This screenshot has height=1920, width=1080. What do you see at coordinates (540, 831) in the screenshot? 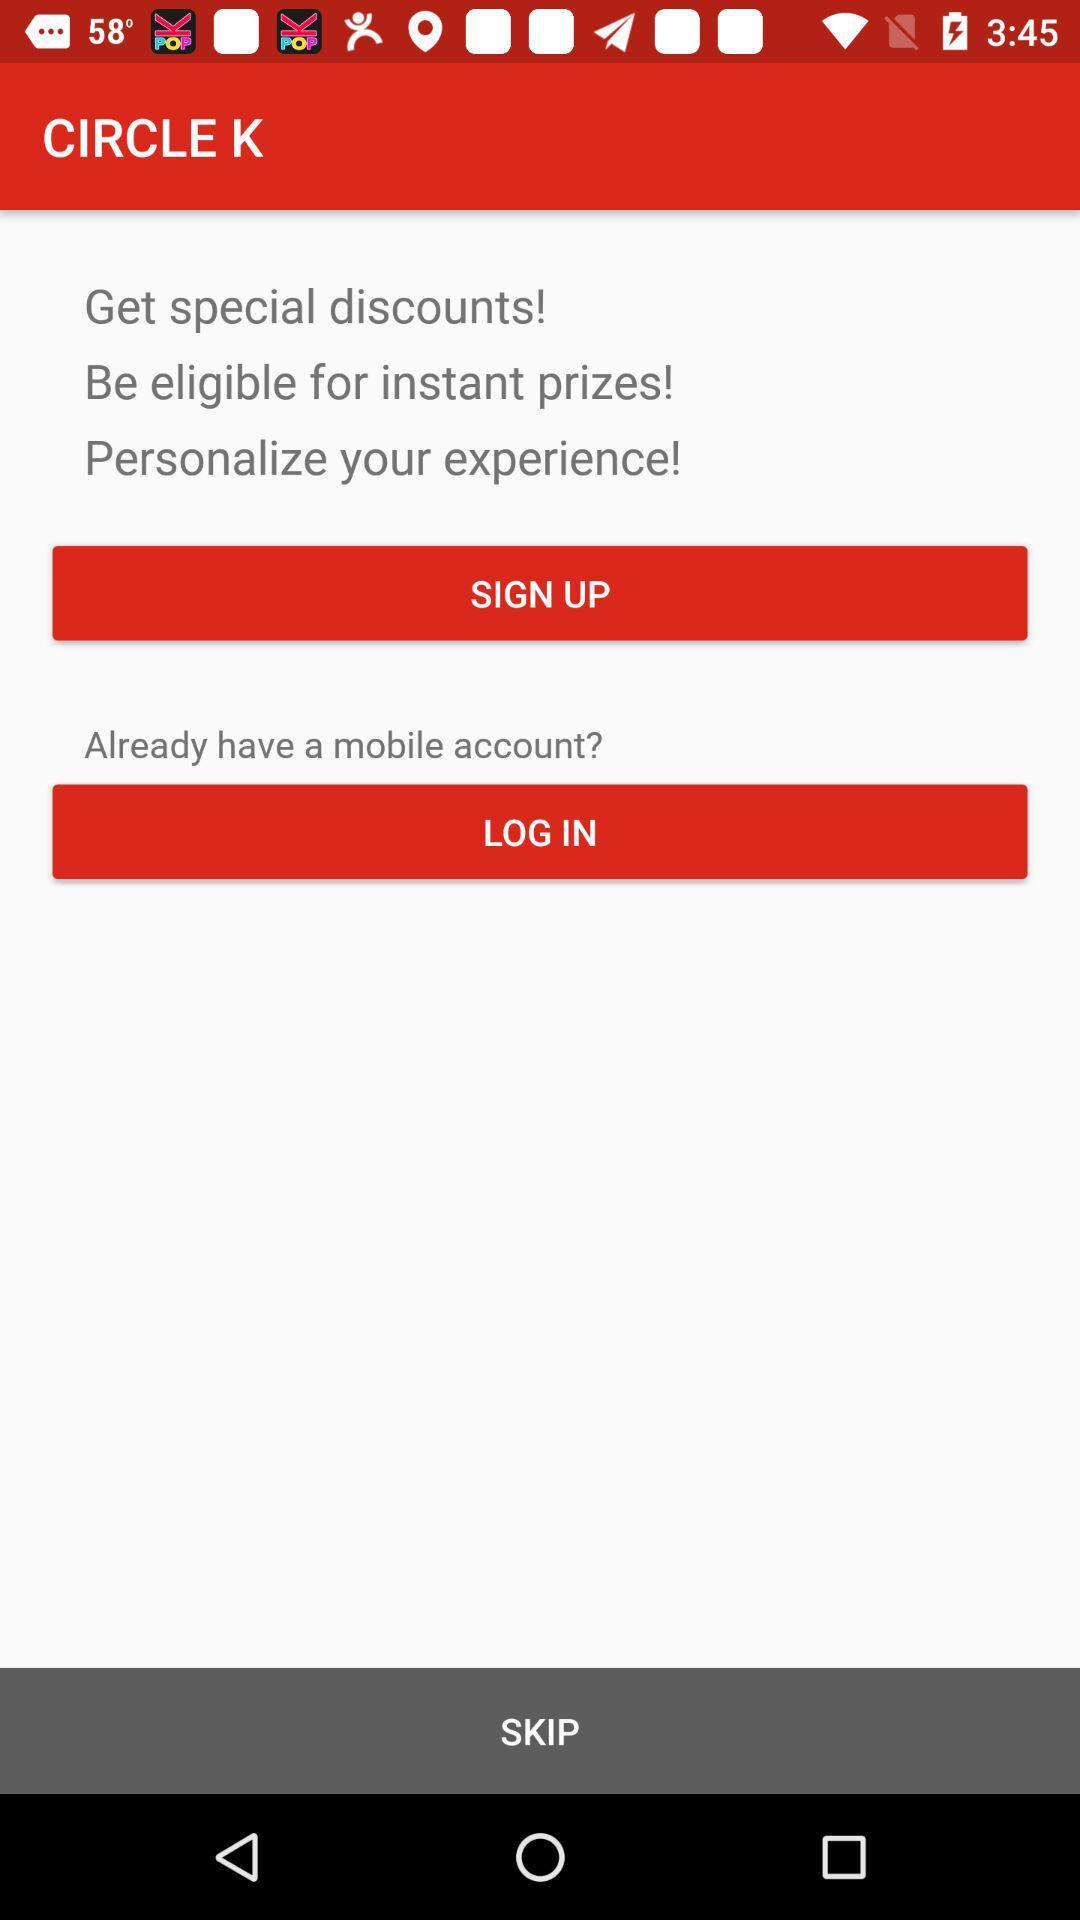
I see `log in` at bounding box center [540, 831].